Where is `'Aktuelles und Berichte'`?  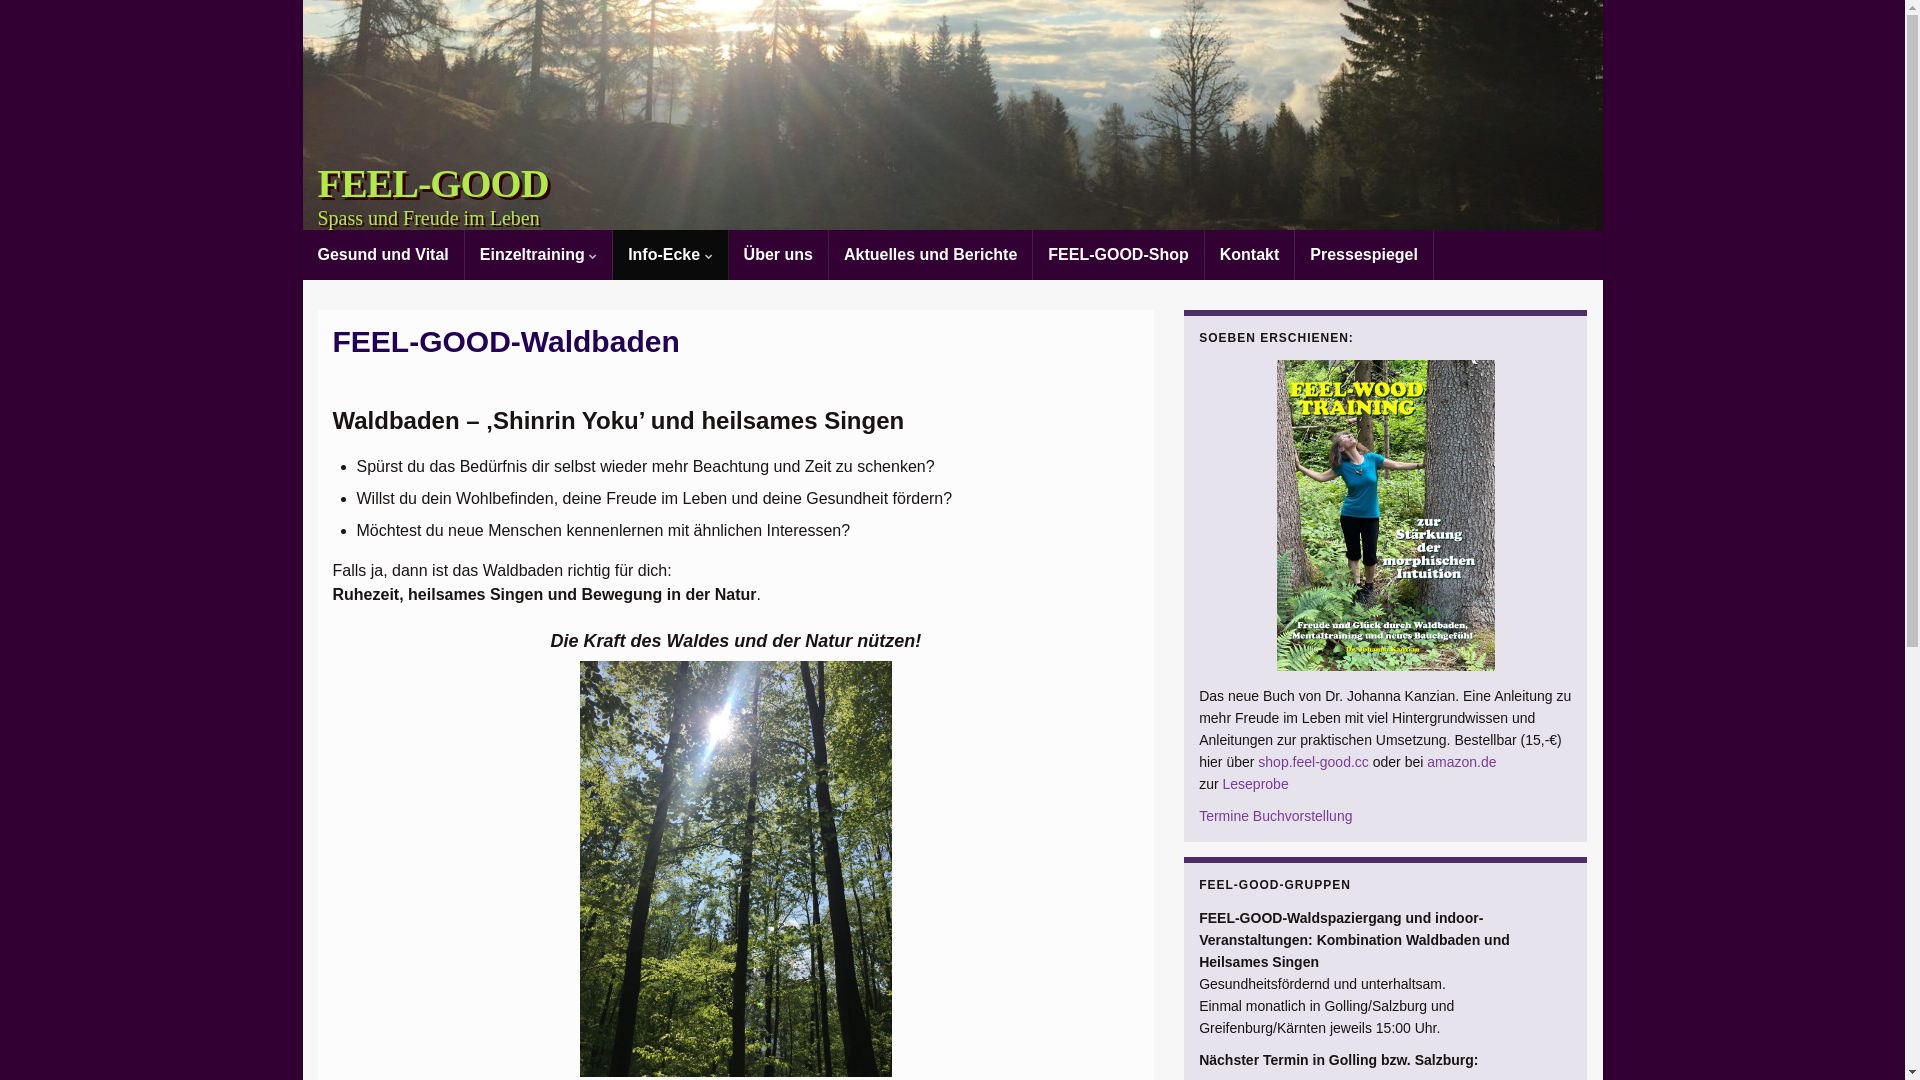 'Aktuelles und Berichte' is located at coordinates (929, 253).